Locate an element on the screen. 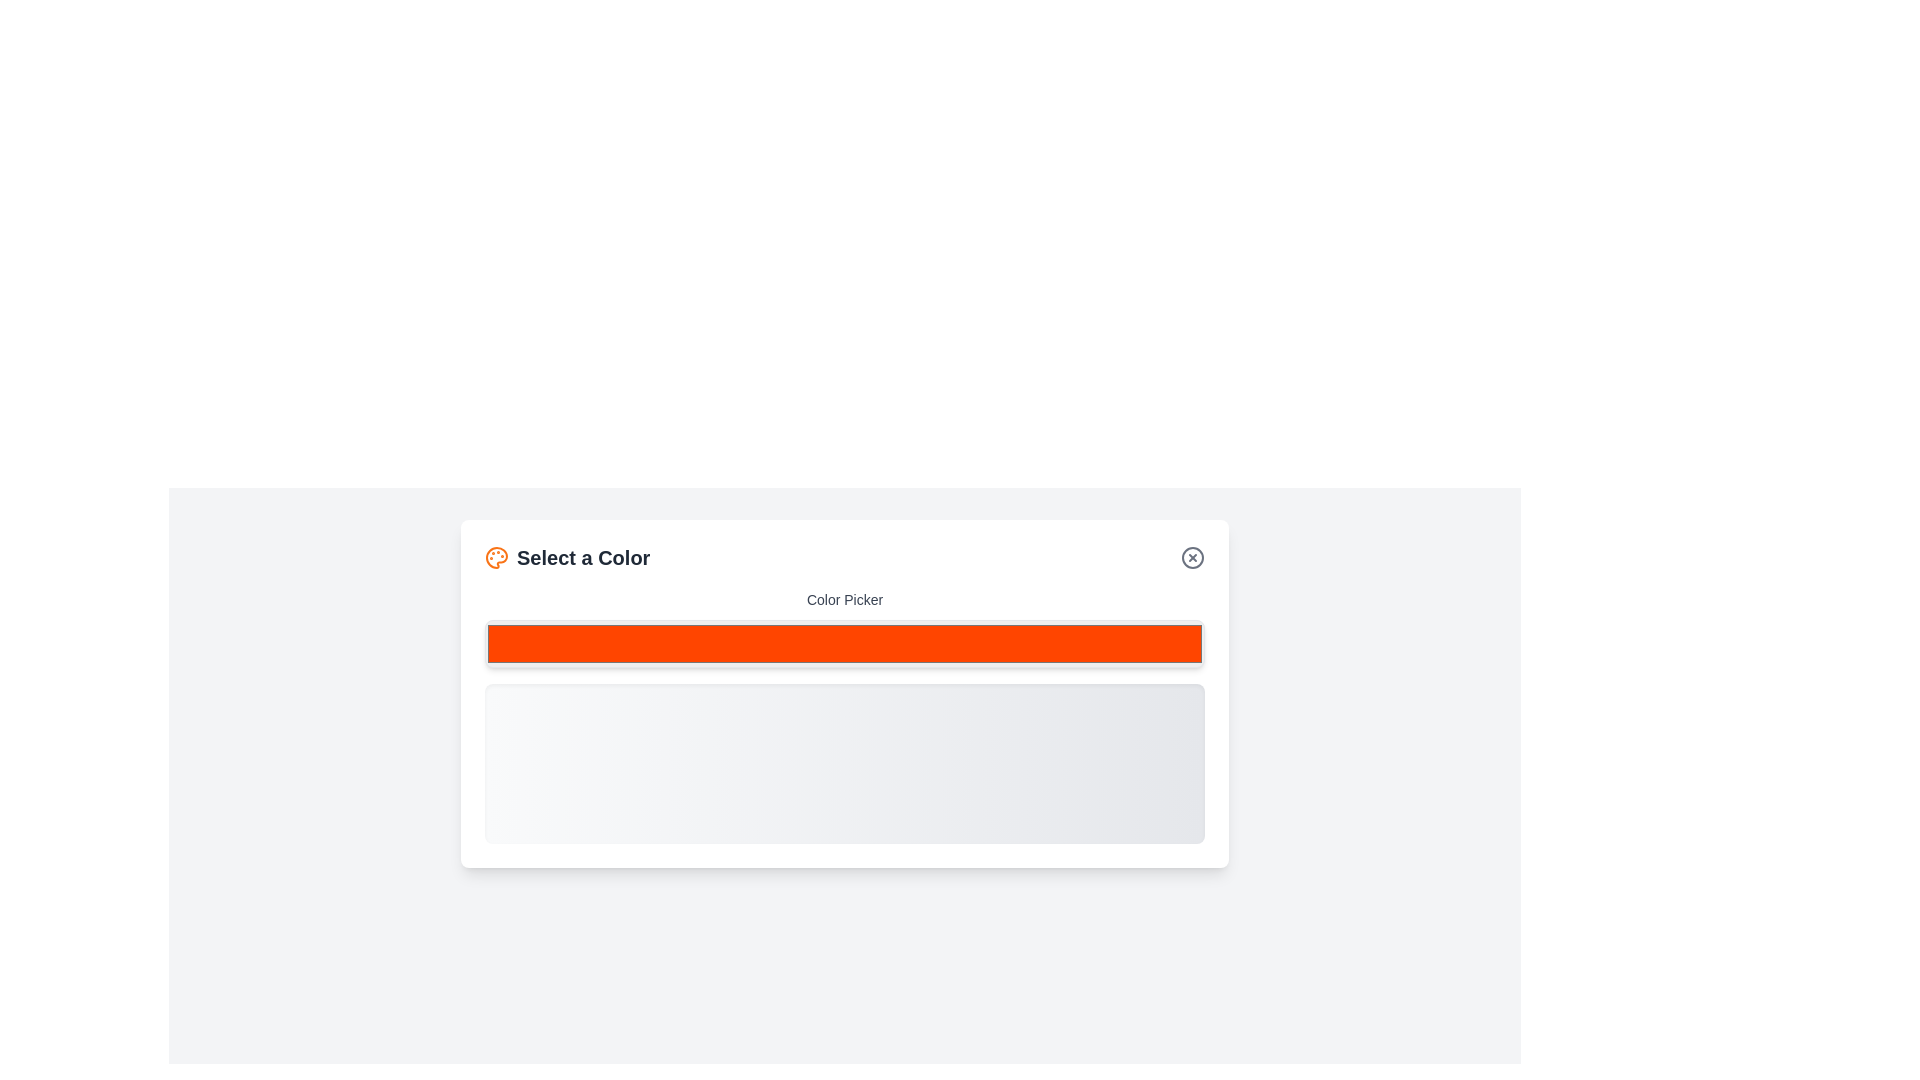 Image resolution: width=1920 pixels, height=1080 pixels. the 'Color Picker' text label displayed in gray, which is styled with a smaller font size and medium weight, located above a color selection input field is located at coordinates (844, 599).